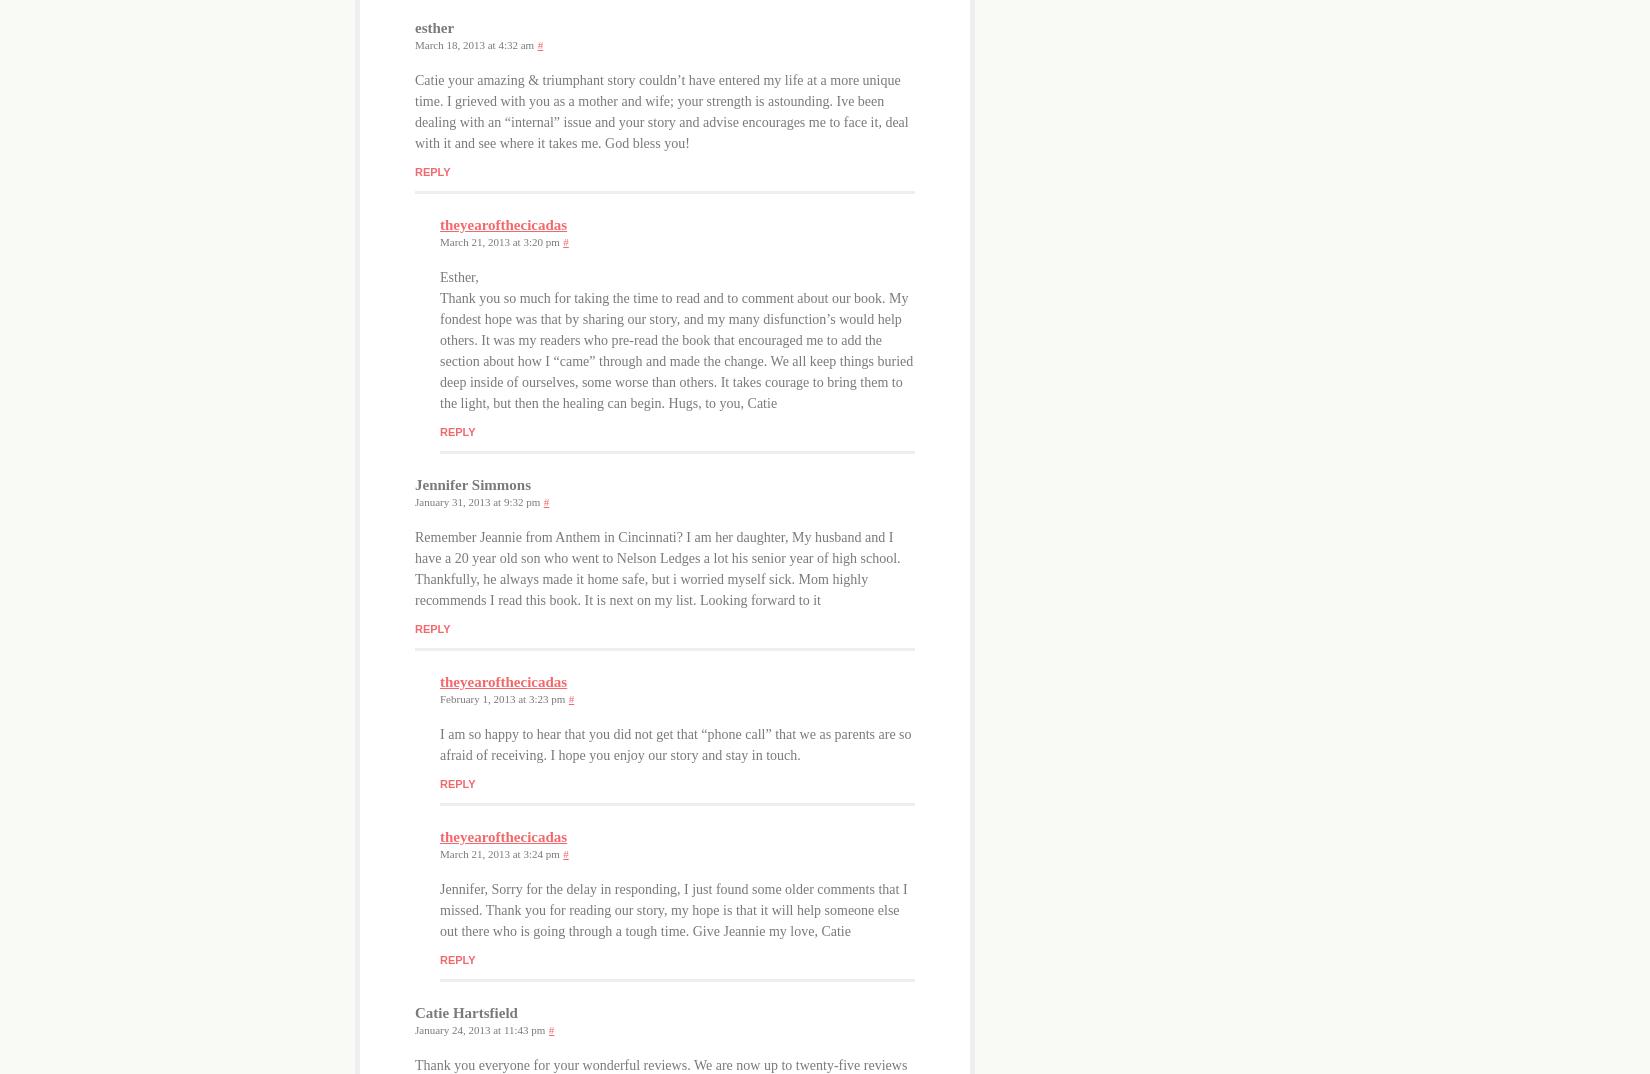 The width and height of the screenshot is (1650, 1074). What do you see at coordinates (471, 484) in the screenshot?
I see `'Jennifer Simmons'` at bounding box center [471, 484].